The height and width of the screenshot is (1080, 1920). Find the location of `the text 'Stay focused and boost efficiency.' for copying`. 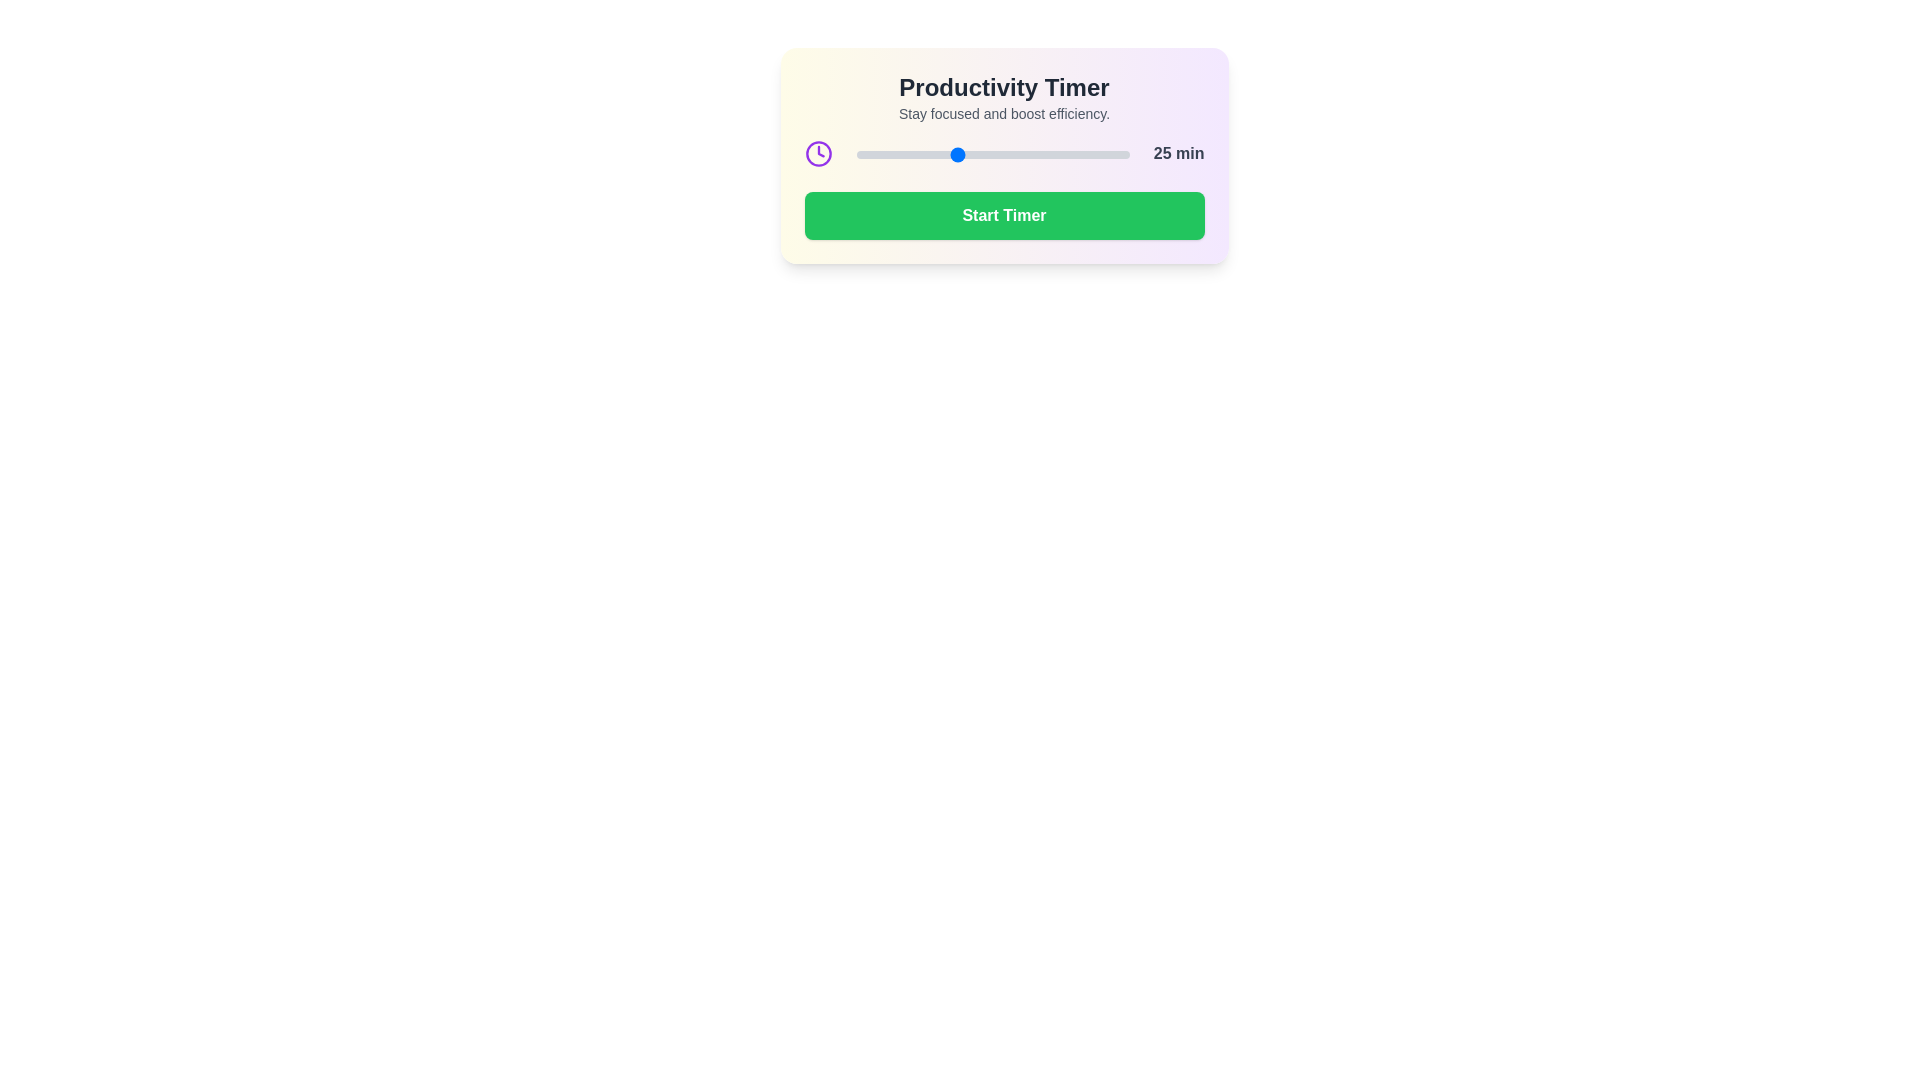

the text 'Stay focused and boost efficiency.' for copying is located at coordinates (1004, 114).